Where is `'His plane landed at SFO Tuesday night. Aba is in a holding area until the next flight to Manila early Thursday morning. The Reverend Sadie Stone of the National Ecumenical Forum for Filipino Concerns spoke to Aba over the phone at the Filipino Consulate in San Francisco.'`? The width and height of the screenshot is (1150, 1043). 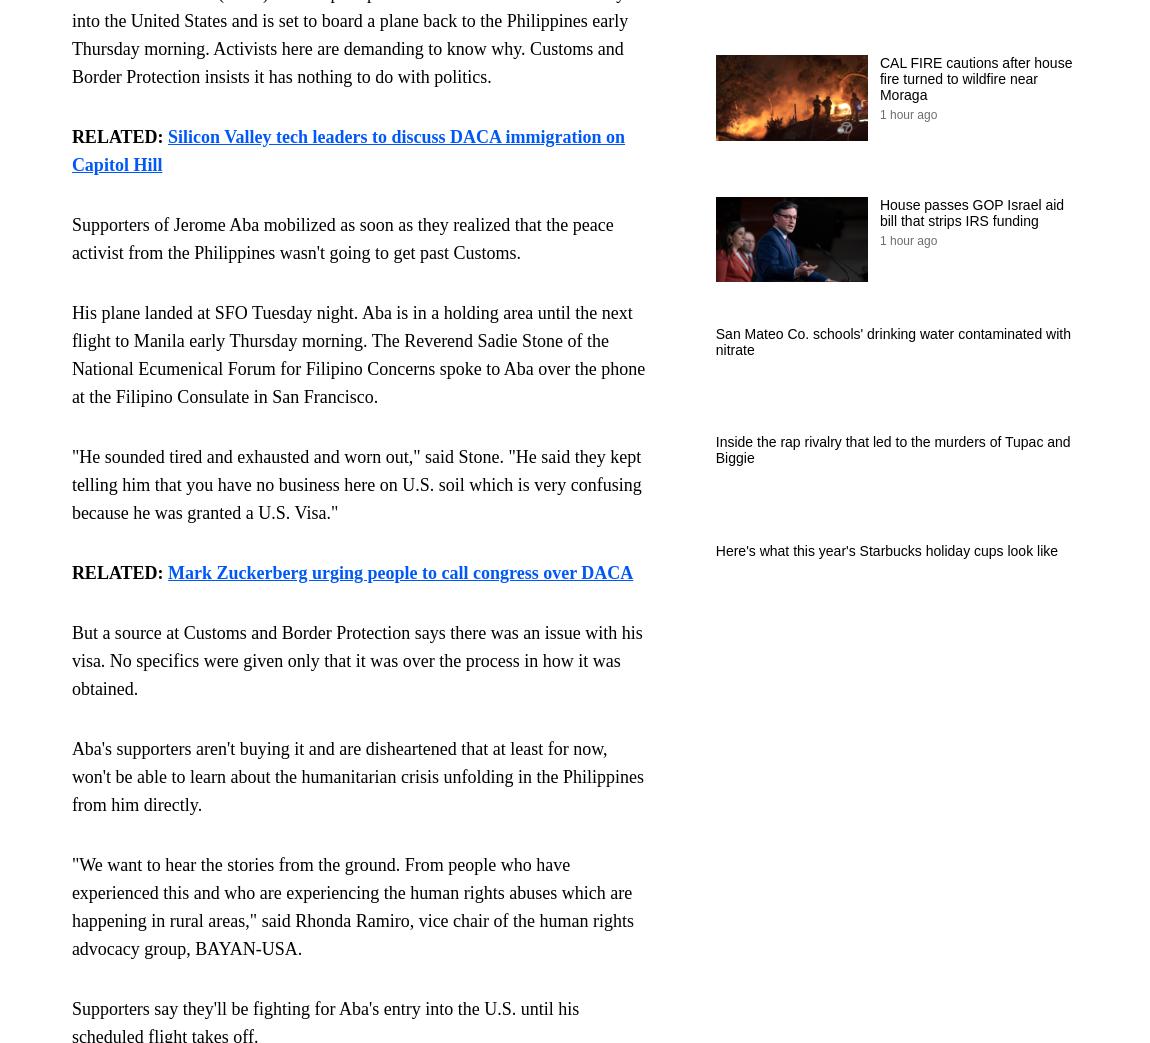
'His plane landed at SFO Tuesday night. Aba is in a holding area until the next flight to Manila early Thursday morning. The Reverend Sadie Stone of the National Ecumenical Forum for Filipino Concerns spoke to Aba over the phone at the Filipino Consulate in San Francisco.' is located at coordinates (357, 354).